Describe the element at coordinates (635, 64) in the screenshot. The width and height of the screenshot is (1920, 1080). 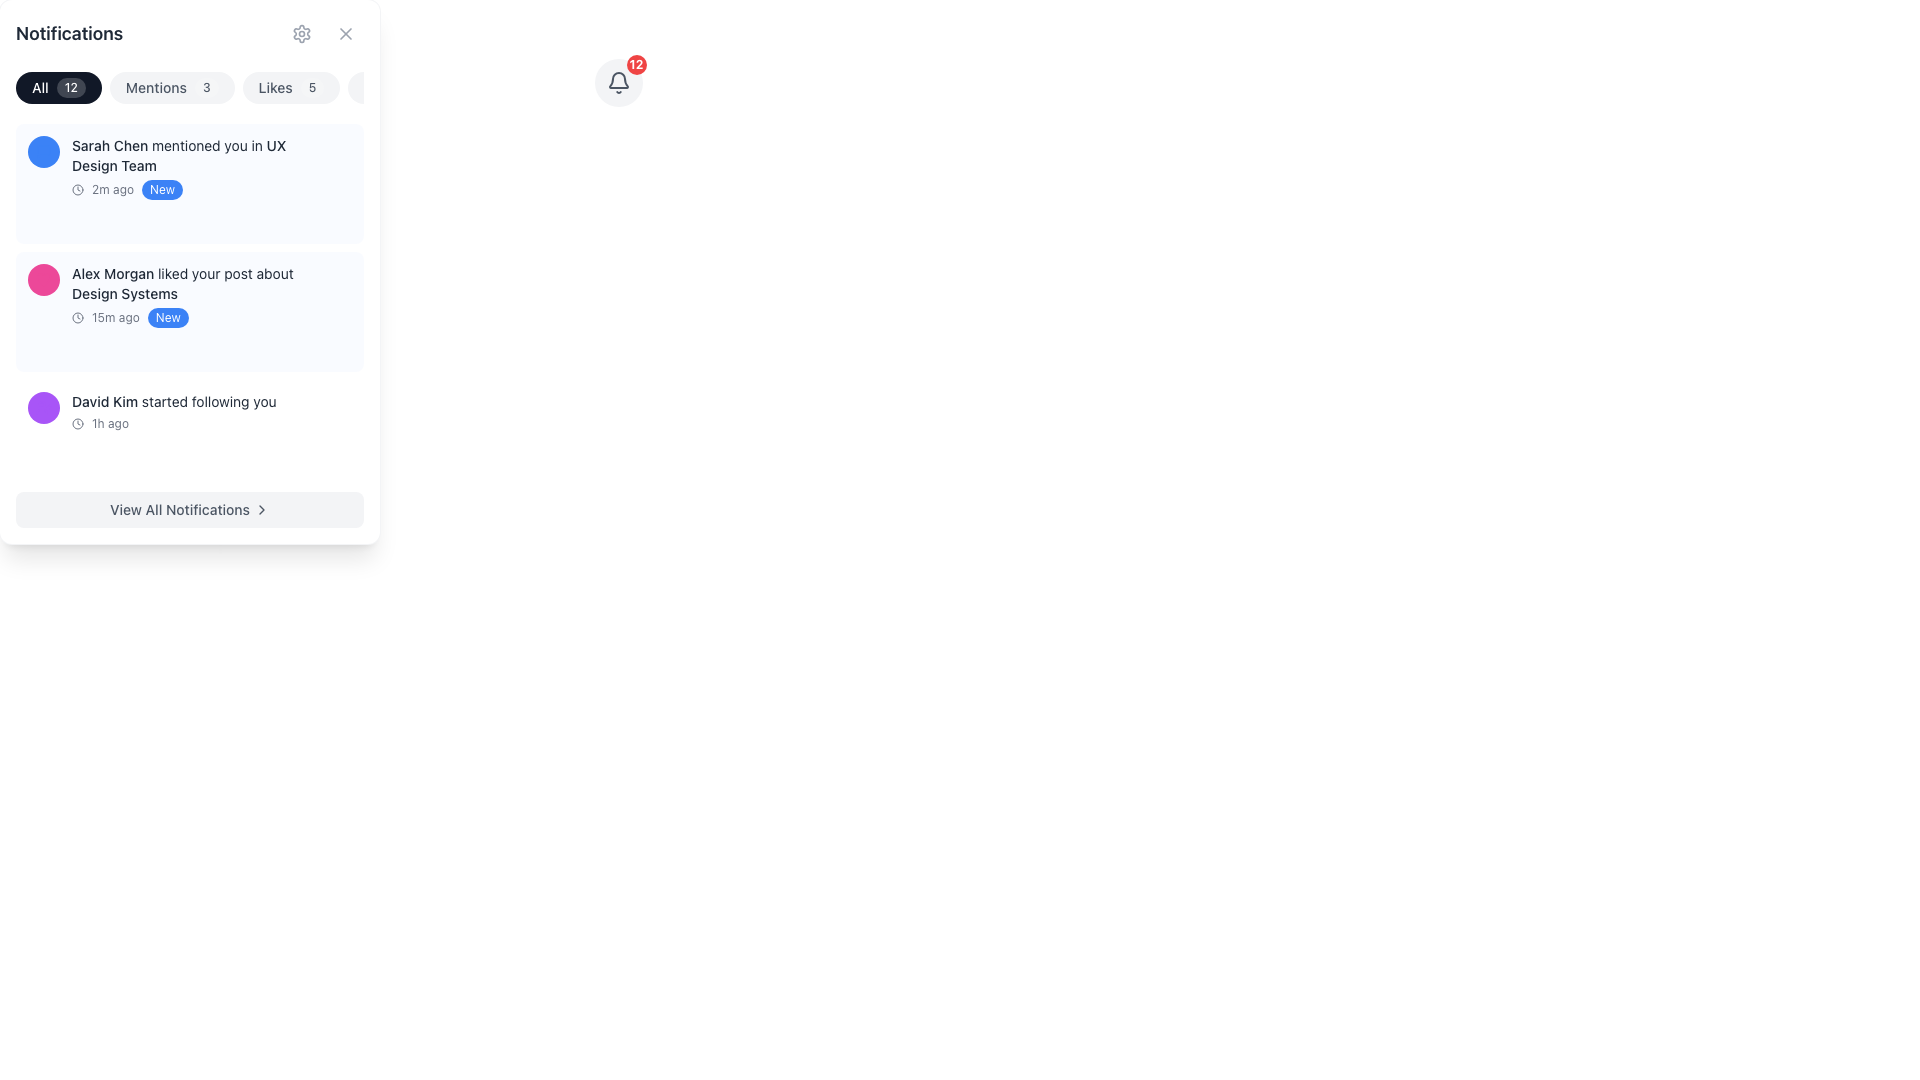
I see `the Notification badge, which is a small red circular badge displaying the text '12' located at the top-right corner of a notification bell icon` at that location.